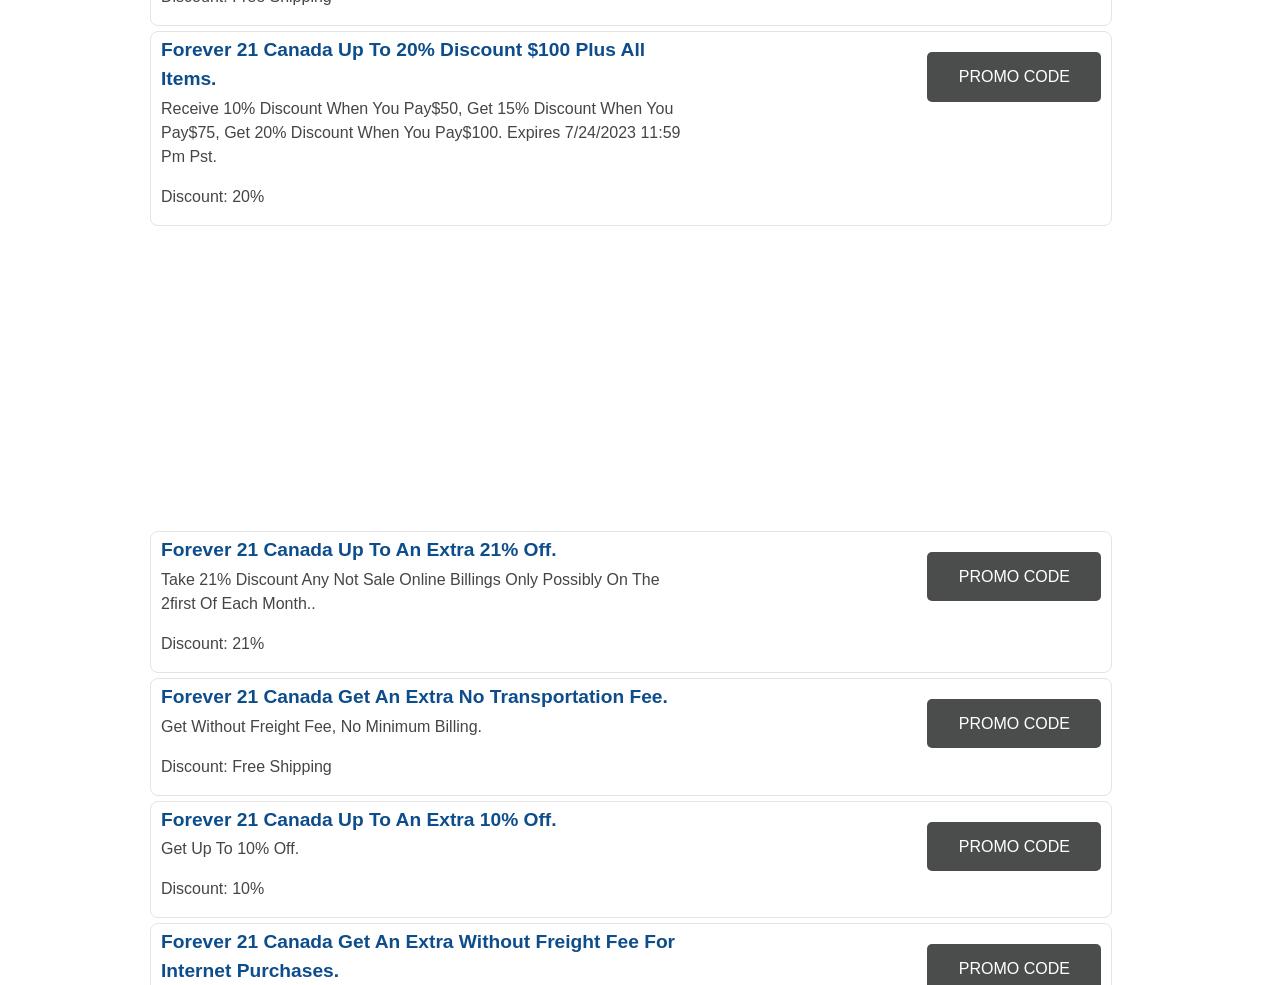 The width and height of the screenshot is (1280, 985). Describe the element at coordinates (417, 956) in the screenshot. I see `'Forever 21 Canada Get An Extra Without Freight Fee For Internet Purchases.'` at that location.